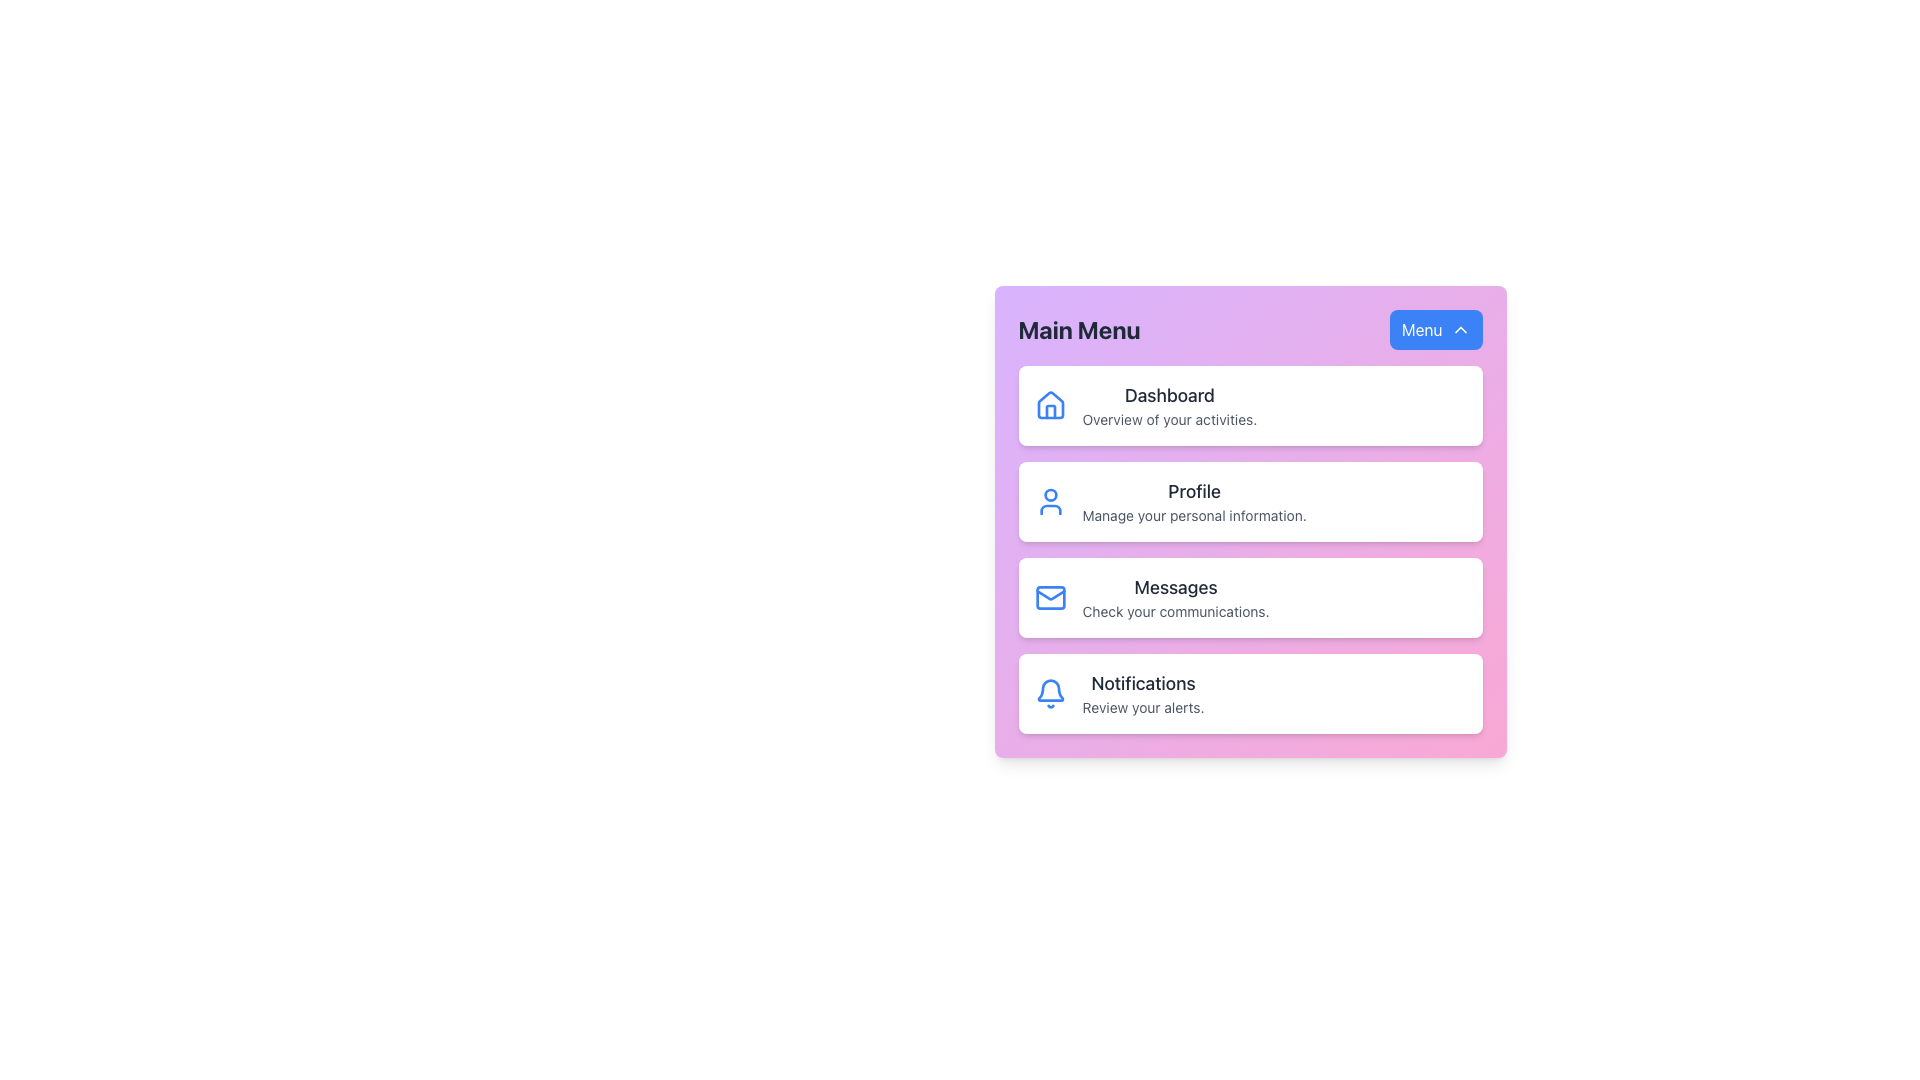 Image resolution: width=1920 pixels, height=1080 pixels. I want to click on the user profile settings icon located to the left of the 'Profile' card text in the main menu interface, so click(1049, 500).